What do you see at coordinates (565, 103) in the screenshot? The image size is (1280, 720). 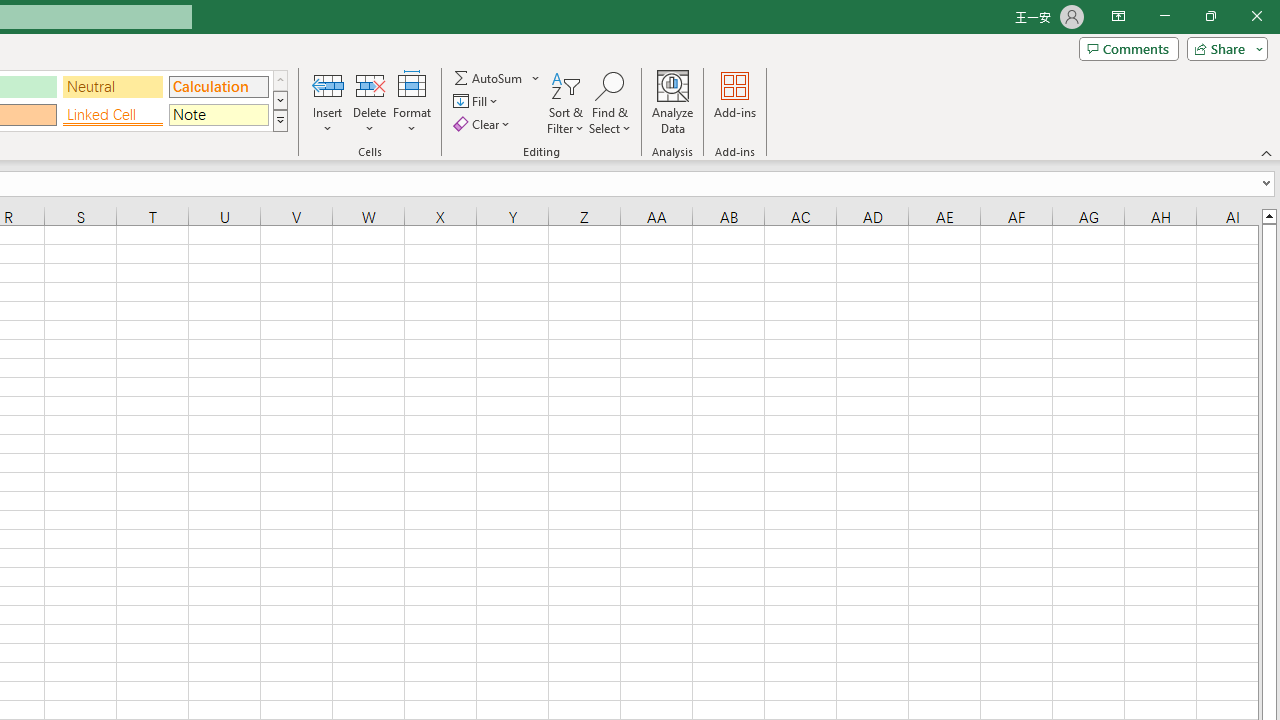 I see `'Sort & Filter'` at bounding box center [565, 103].